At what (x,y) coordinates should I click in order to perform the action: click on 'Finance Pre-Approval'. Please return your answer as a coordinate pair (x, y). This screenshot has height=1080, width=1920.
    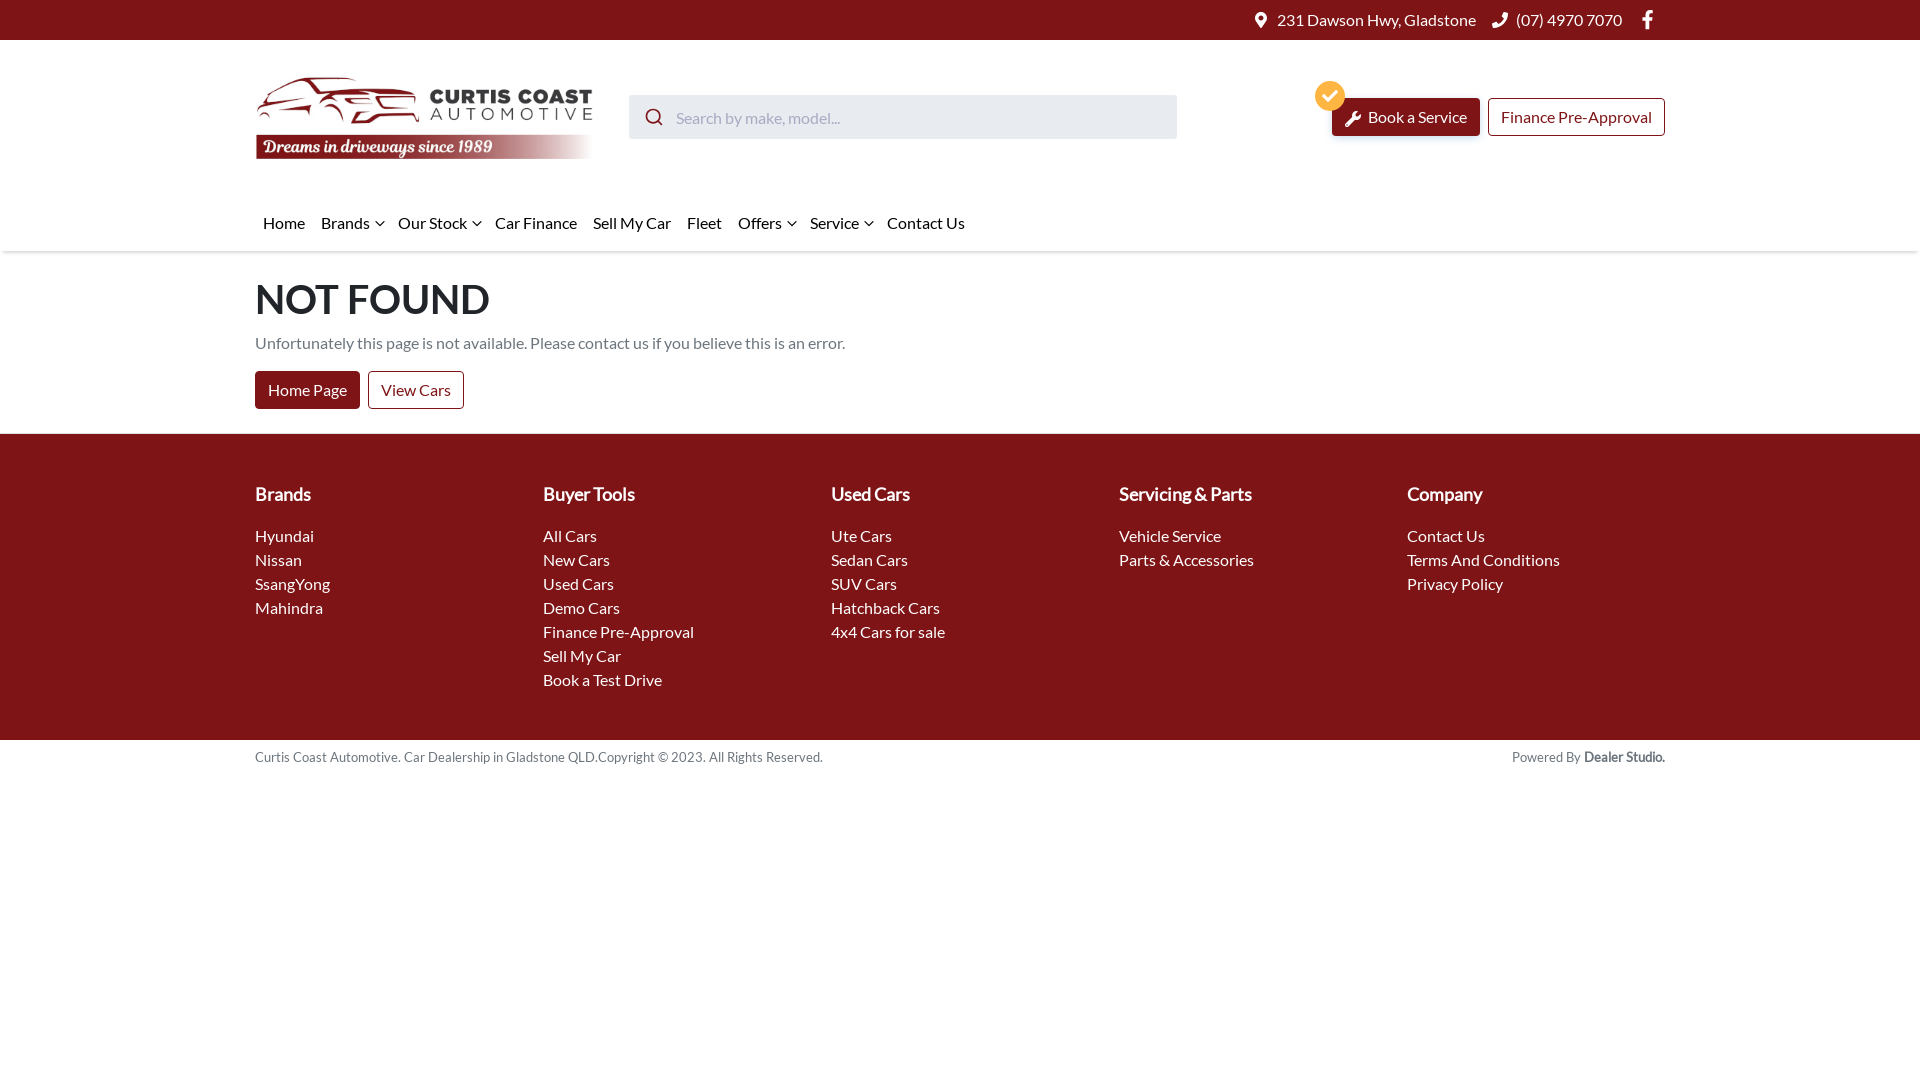
    Looking at the image, I should click on (1575, 116).